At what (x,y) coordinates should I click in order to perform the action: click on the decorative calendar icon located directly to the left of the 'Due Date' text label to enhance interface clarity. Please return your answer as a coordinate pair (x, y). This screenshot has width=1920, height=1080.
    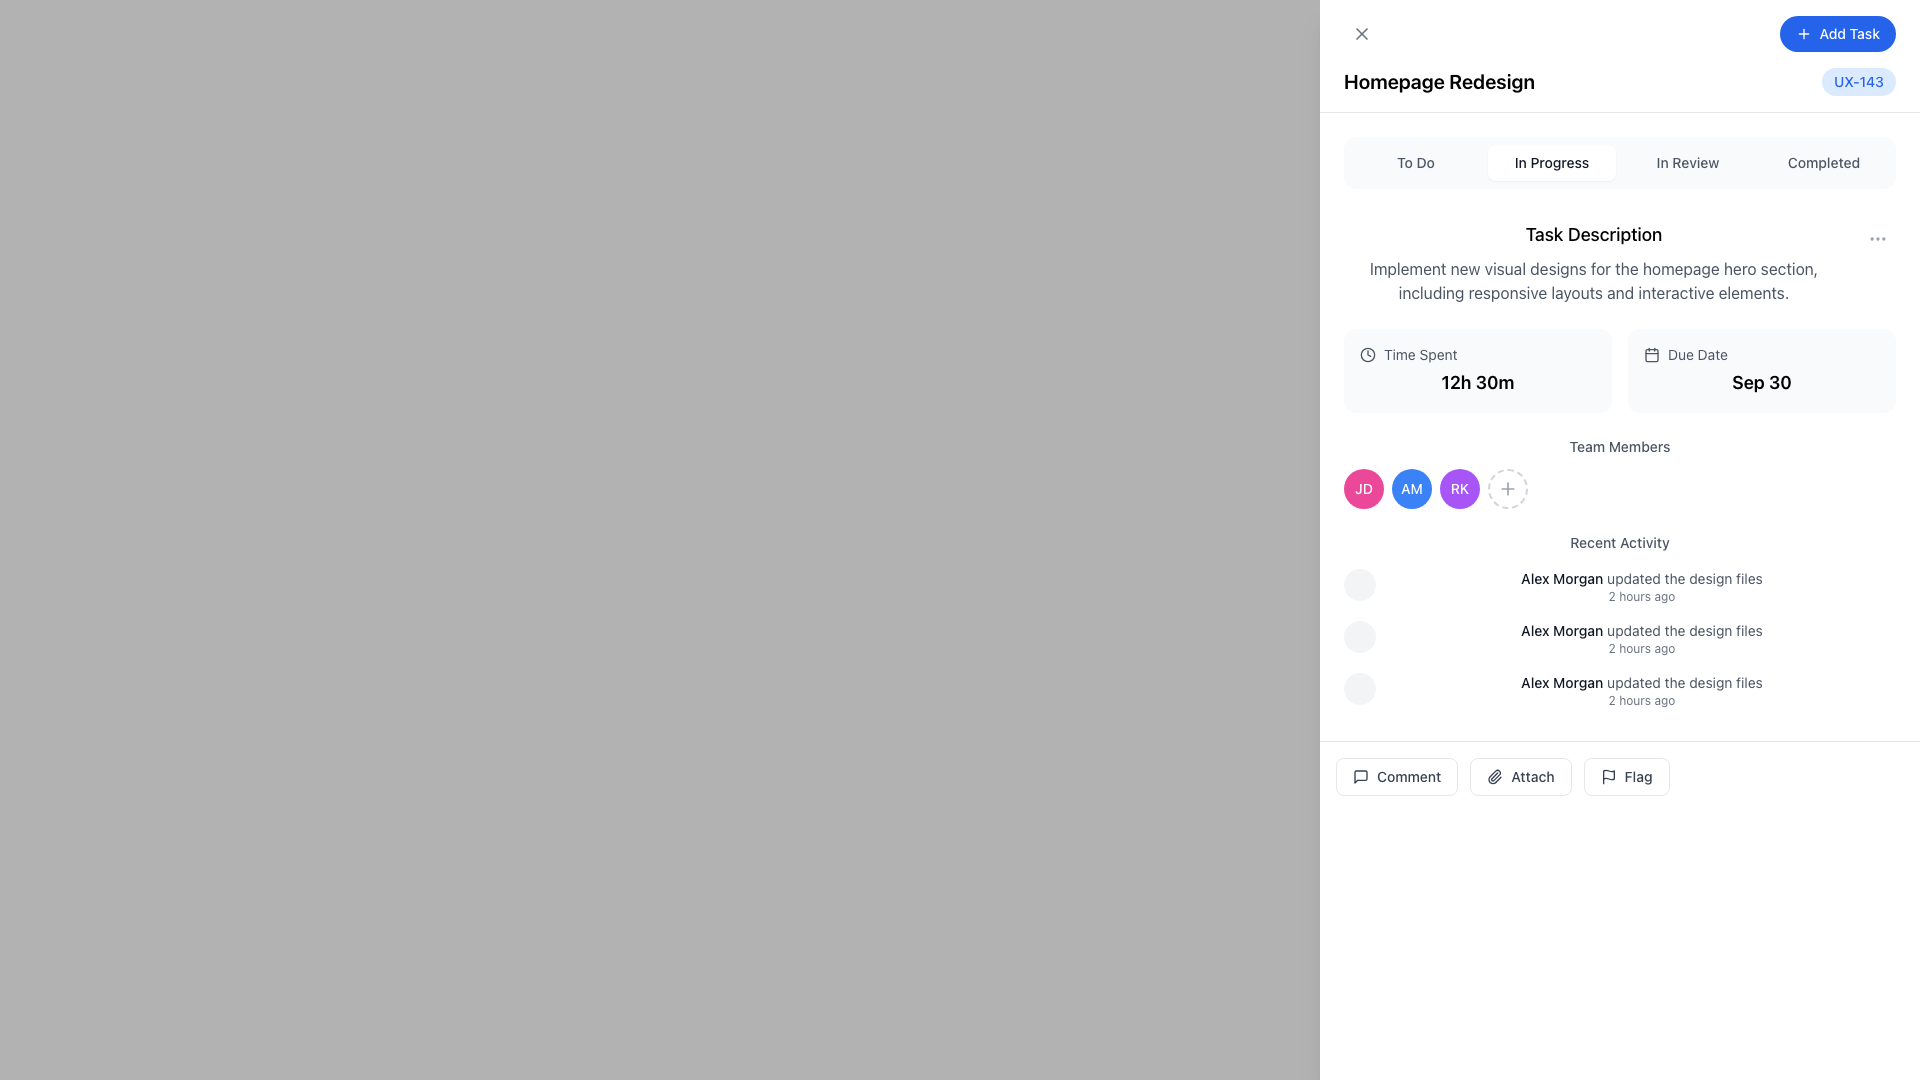
    Looking at the image, I should click on (1651, 353).